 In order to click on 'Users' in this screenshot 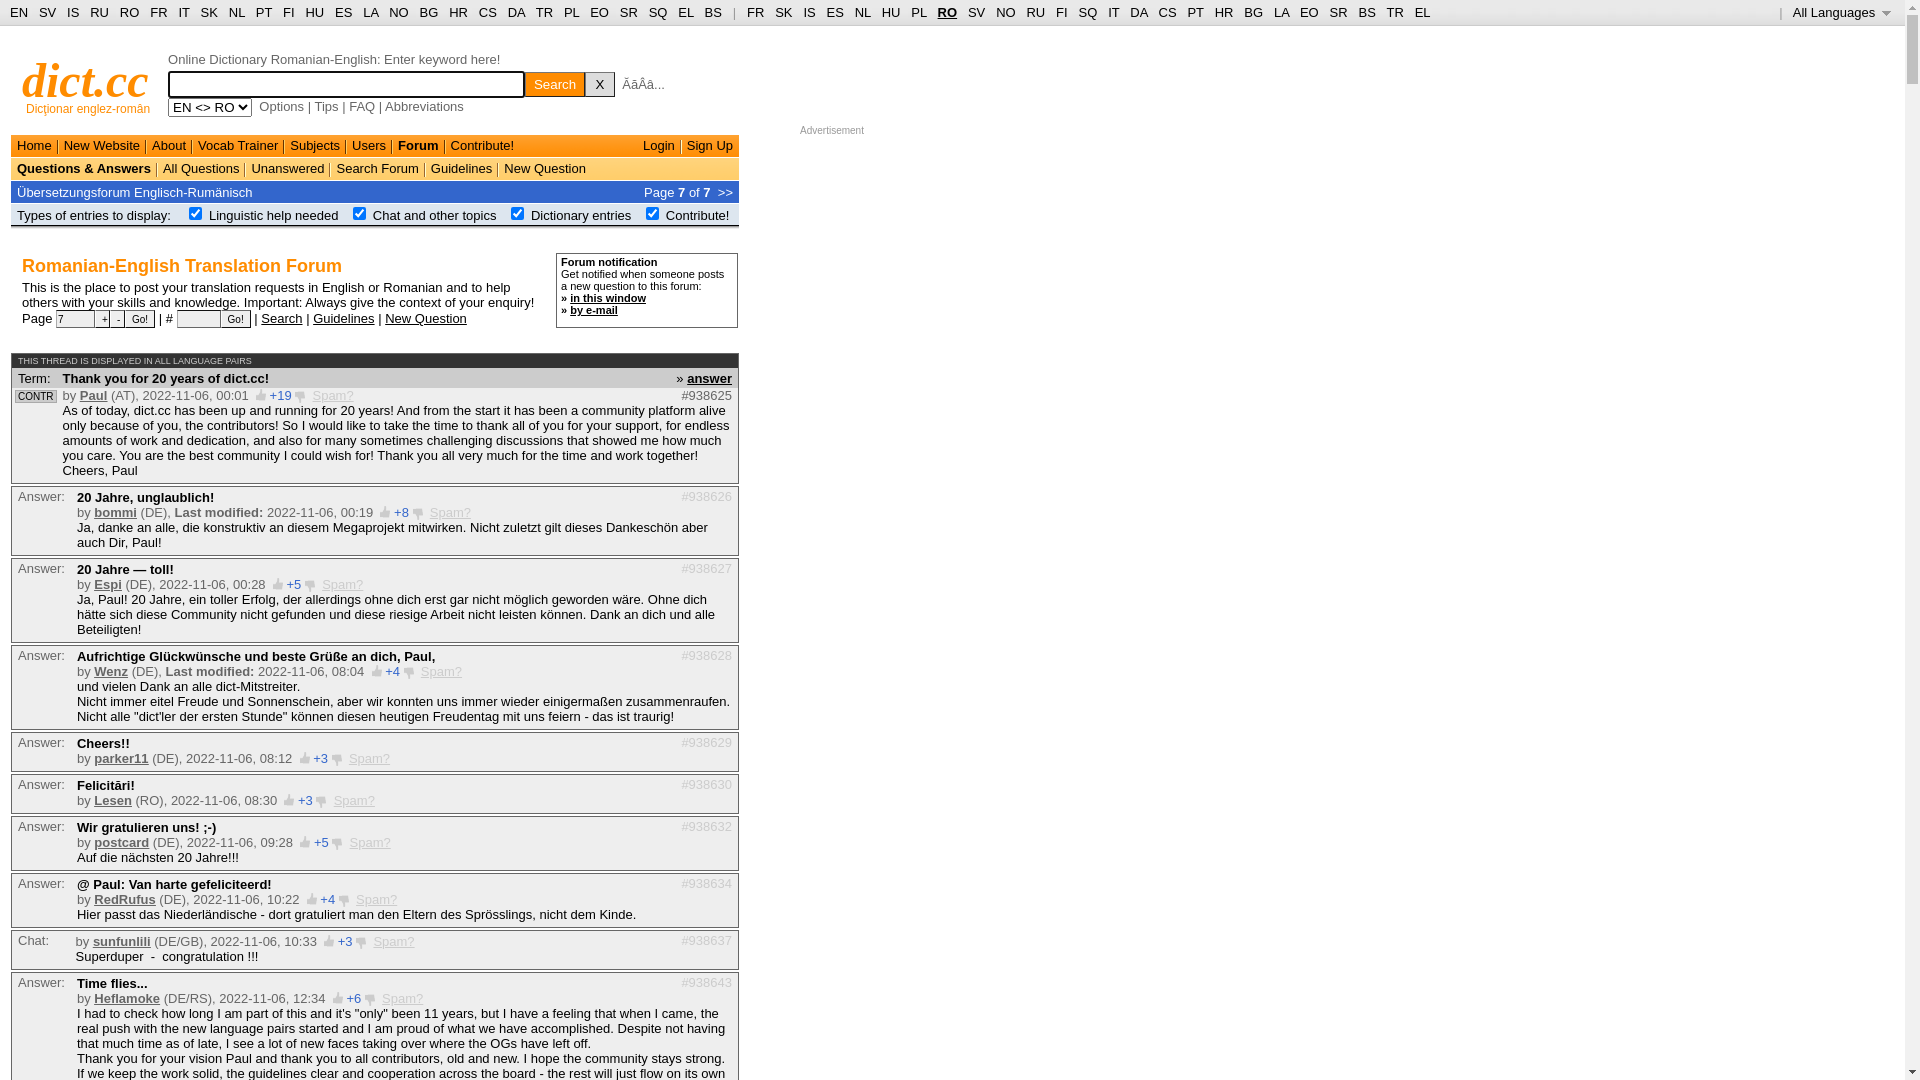, I will do `click(369, 144)`.